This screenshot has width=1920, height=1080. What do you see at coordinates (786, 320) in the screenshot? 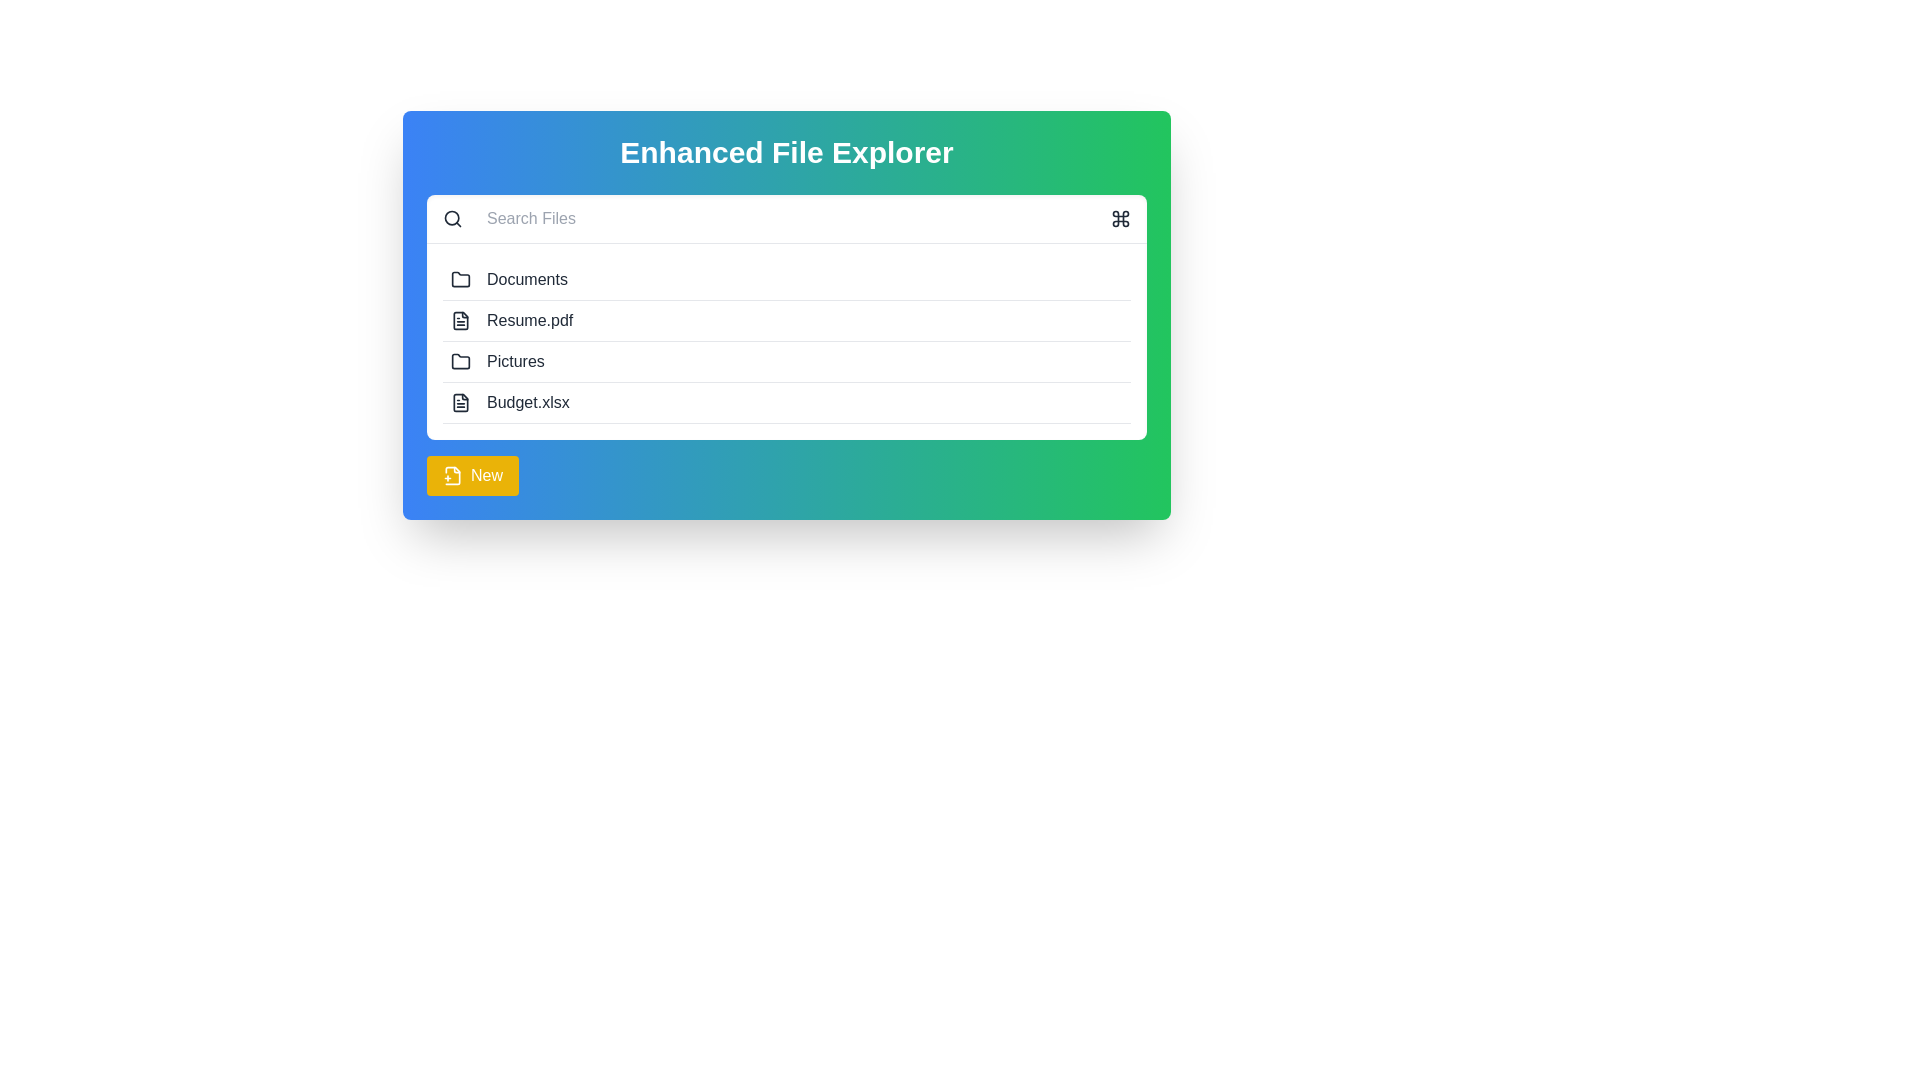
I see `the list item representing the file named 'Resume.pdf'` at bounding box center [786, 320].